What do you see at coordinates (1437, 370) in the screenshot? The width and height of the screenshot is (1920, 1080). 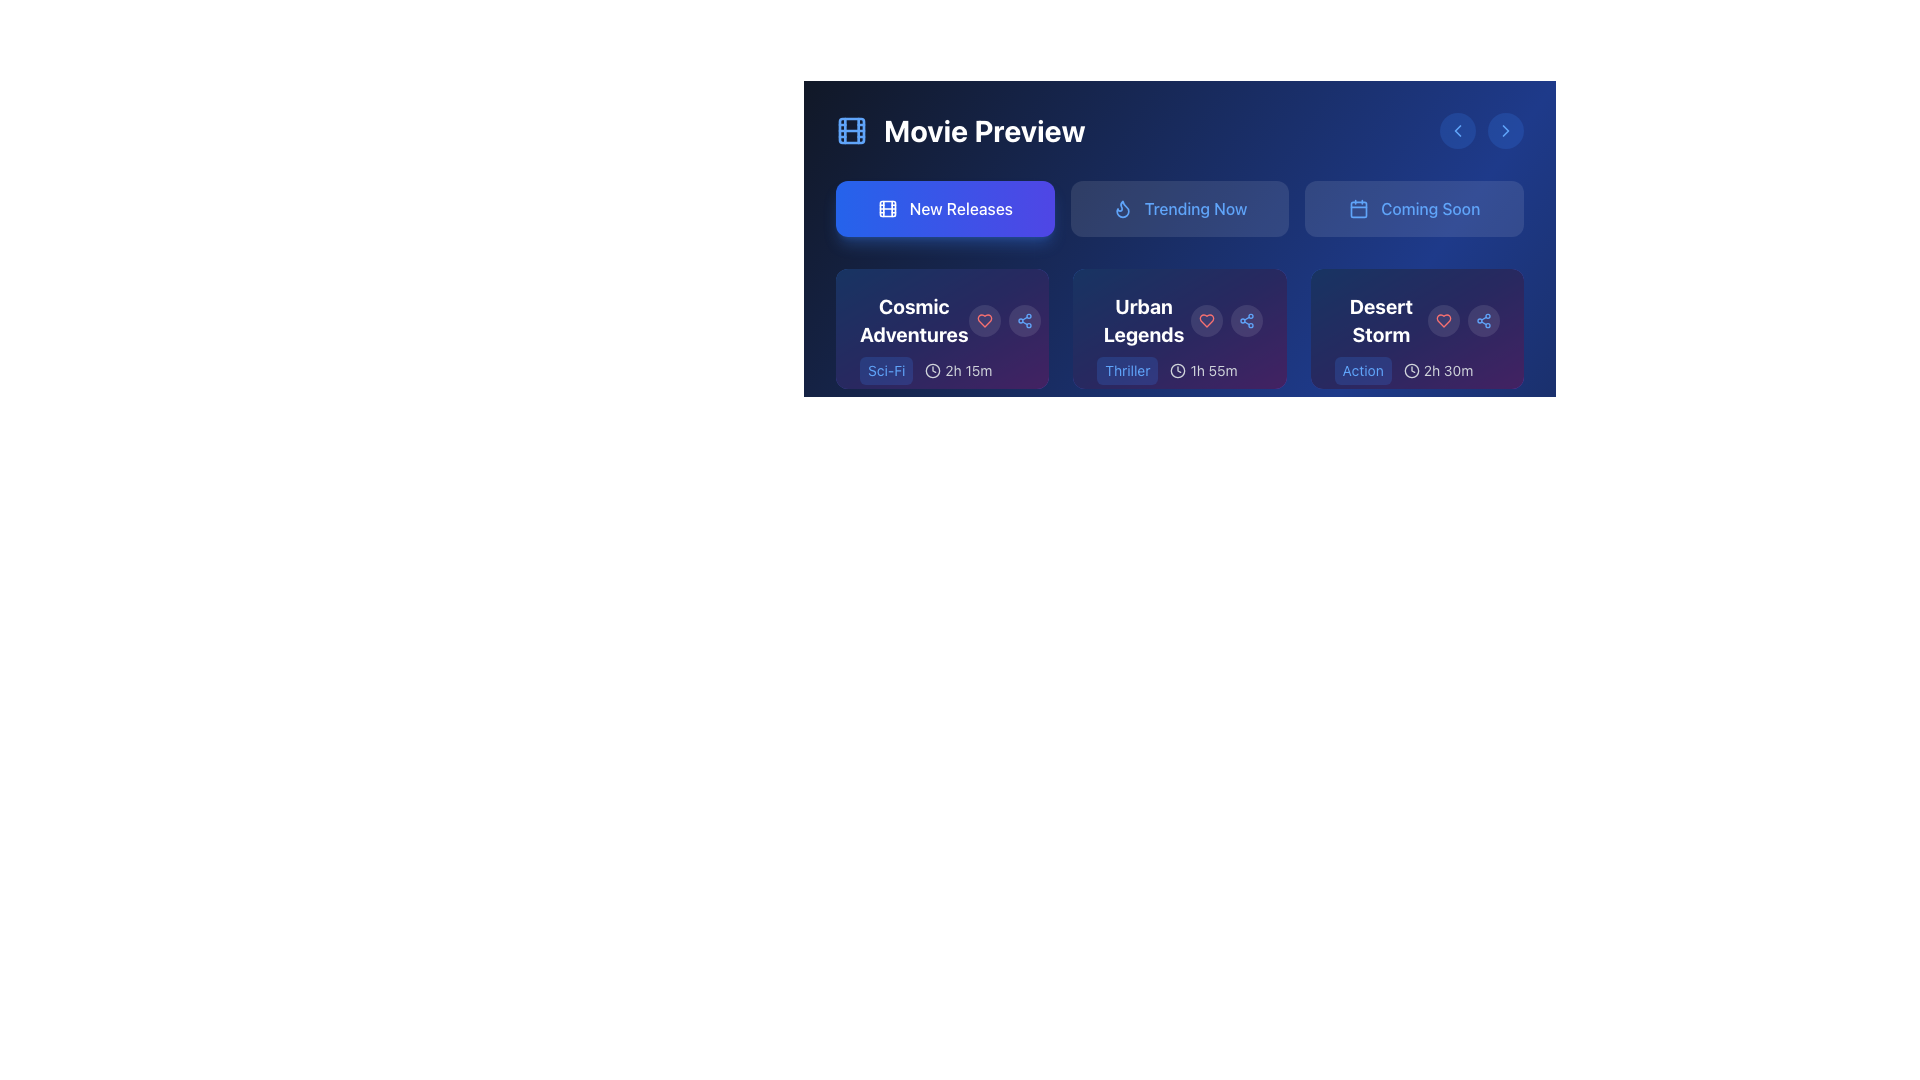 I see `displayed information from the text label with an icon located centrally within the card for 'Desert Storm', near the bottom edge, following the 'Action' label` at bounding box center [1437, 370].